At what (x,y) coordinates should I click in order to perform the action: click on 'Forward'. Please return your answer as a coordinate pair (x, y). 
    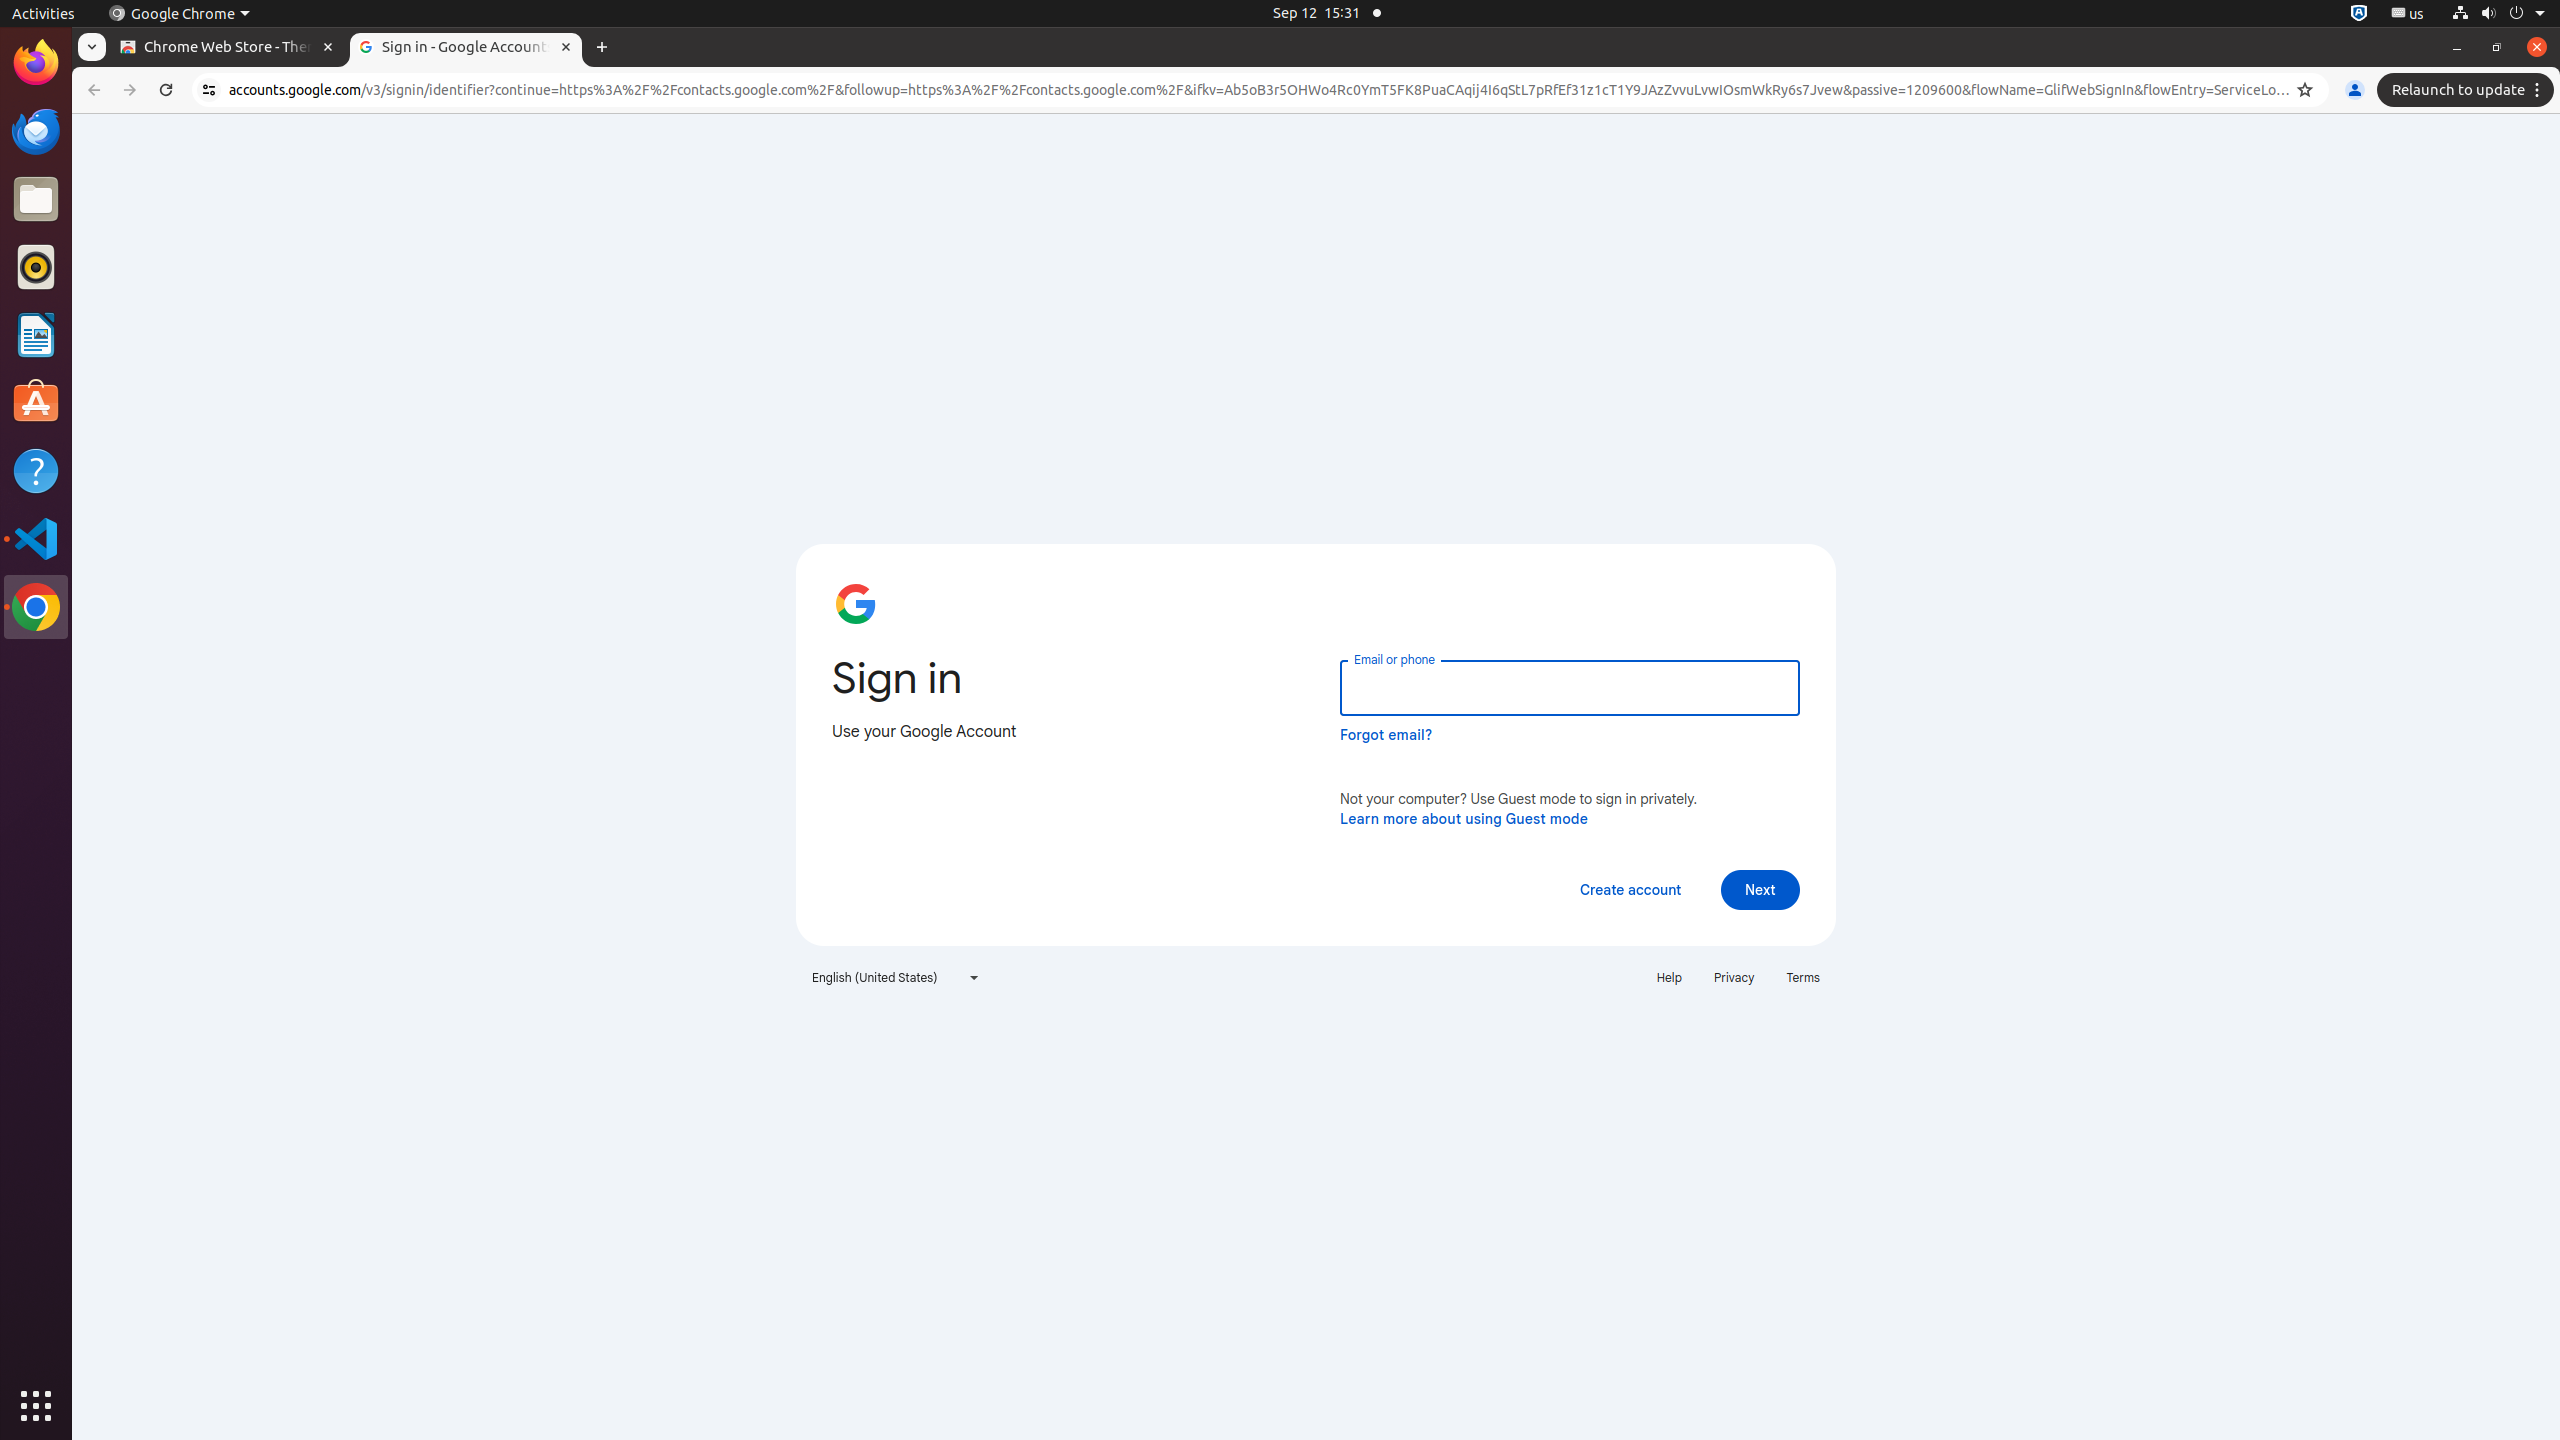
    Looking at the image, I should click on (130, 89).